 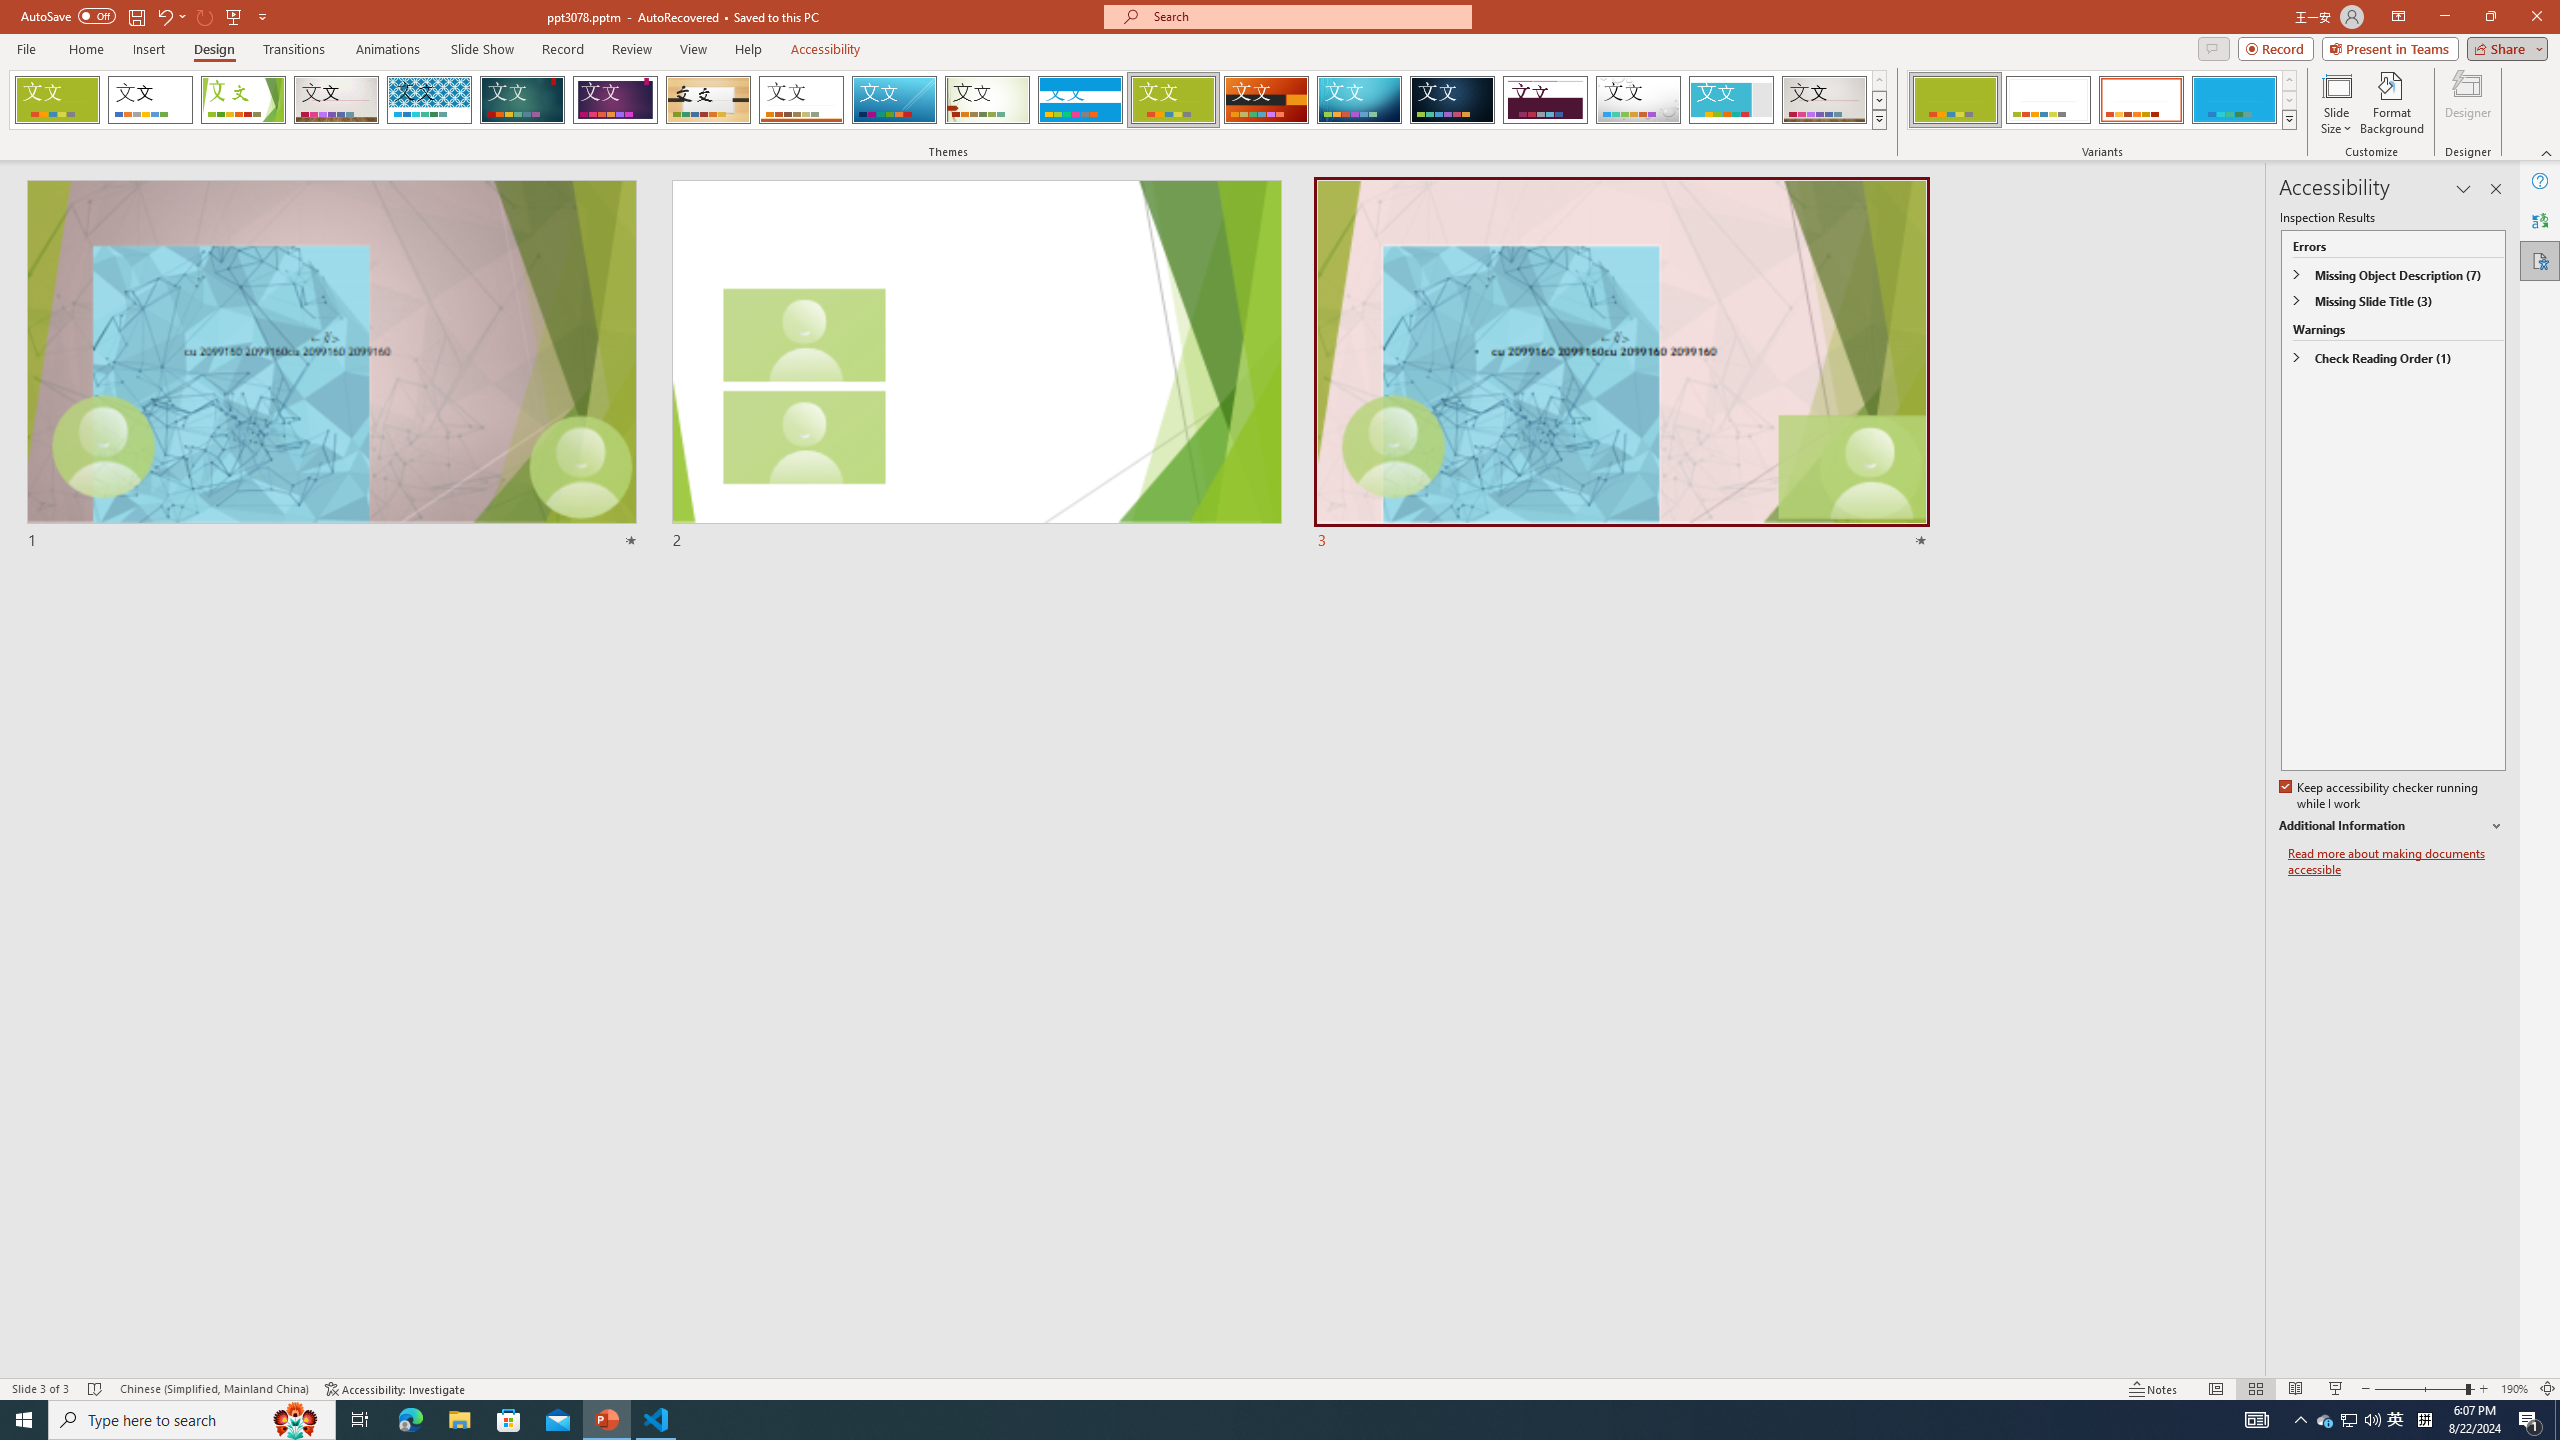 I want to click on 'Variants', so click(x=2287, y=118).